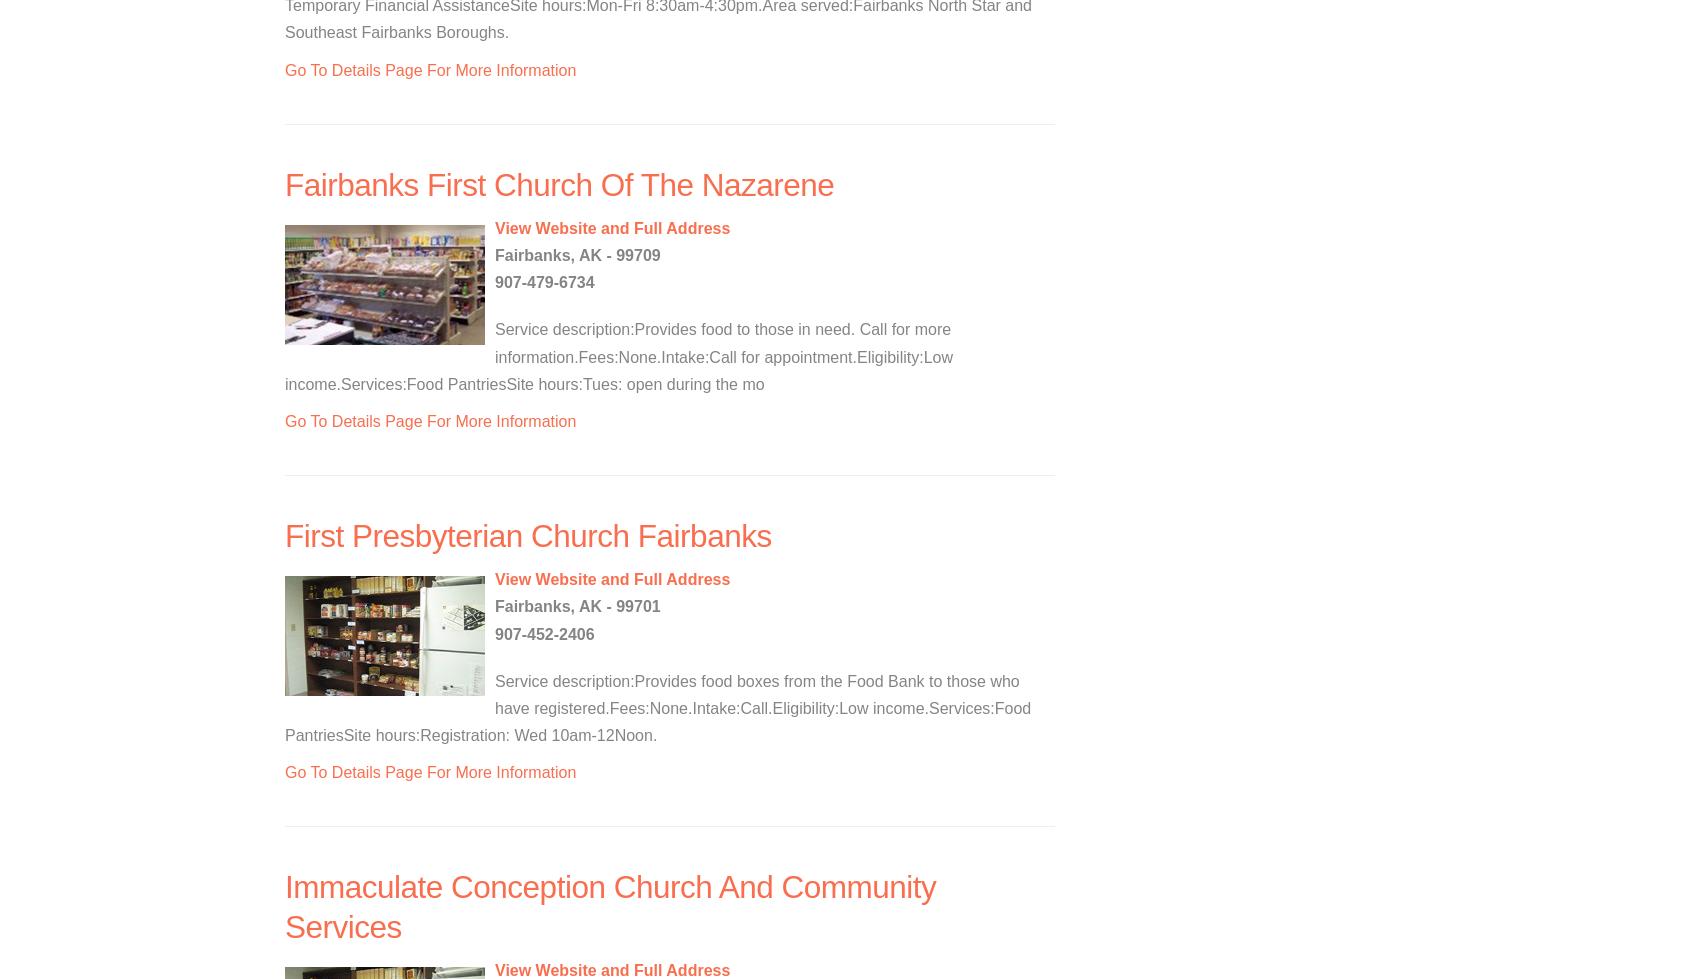  What do you see at coordinates (576, 605) in the screenshot?
I see `'Fairbanks, AK - 99701'` at bounding box center [576, 605].